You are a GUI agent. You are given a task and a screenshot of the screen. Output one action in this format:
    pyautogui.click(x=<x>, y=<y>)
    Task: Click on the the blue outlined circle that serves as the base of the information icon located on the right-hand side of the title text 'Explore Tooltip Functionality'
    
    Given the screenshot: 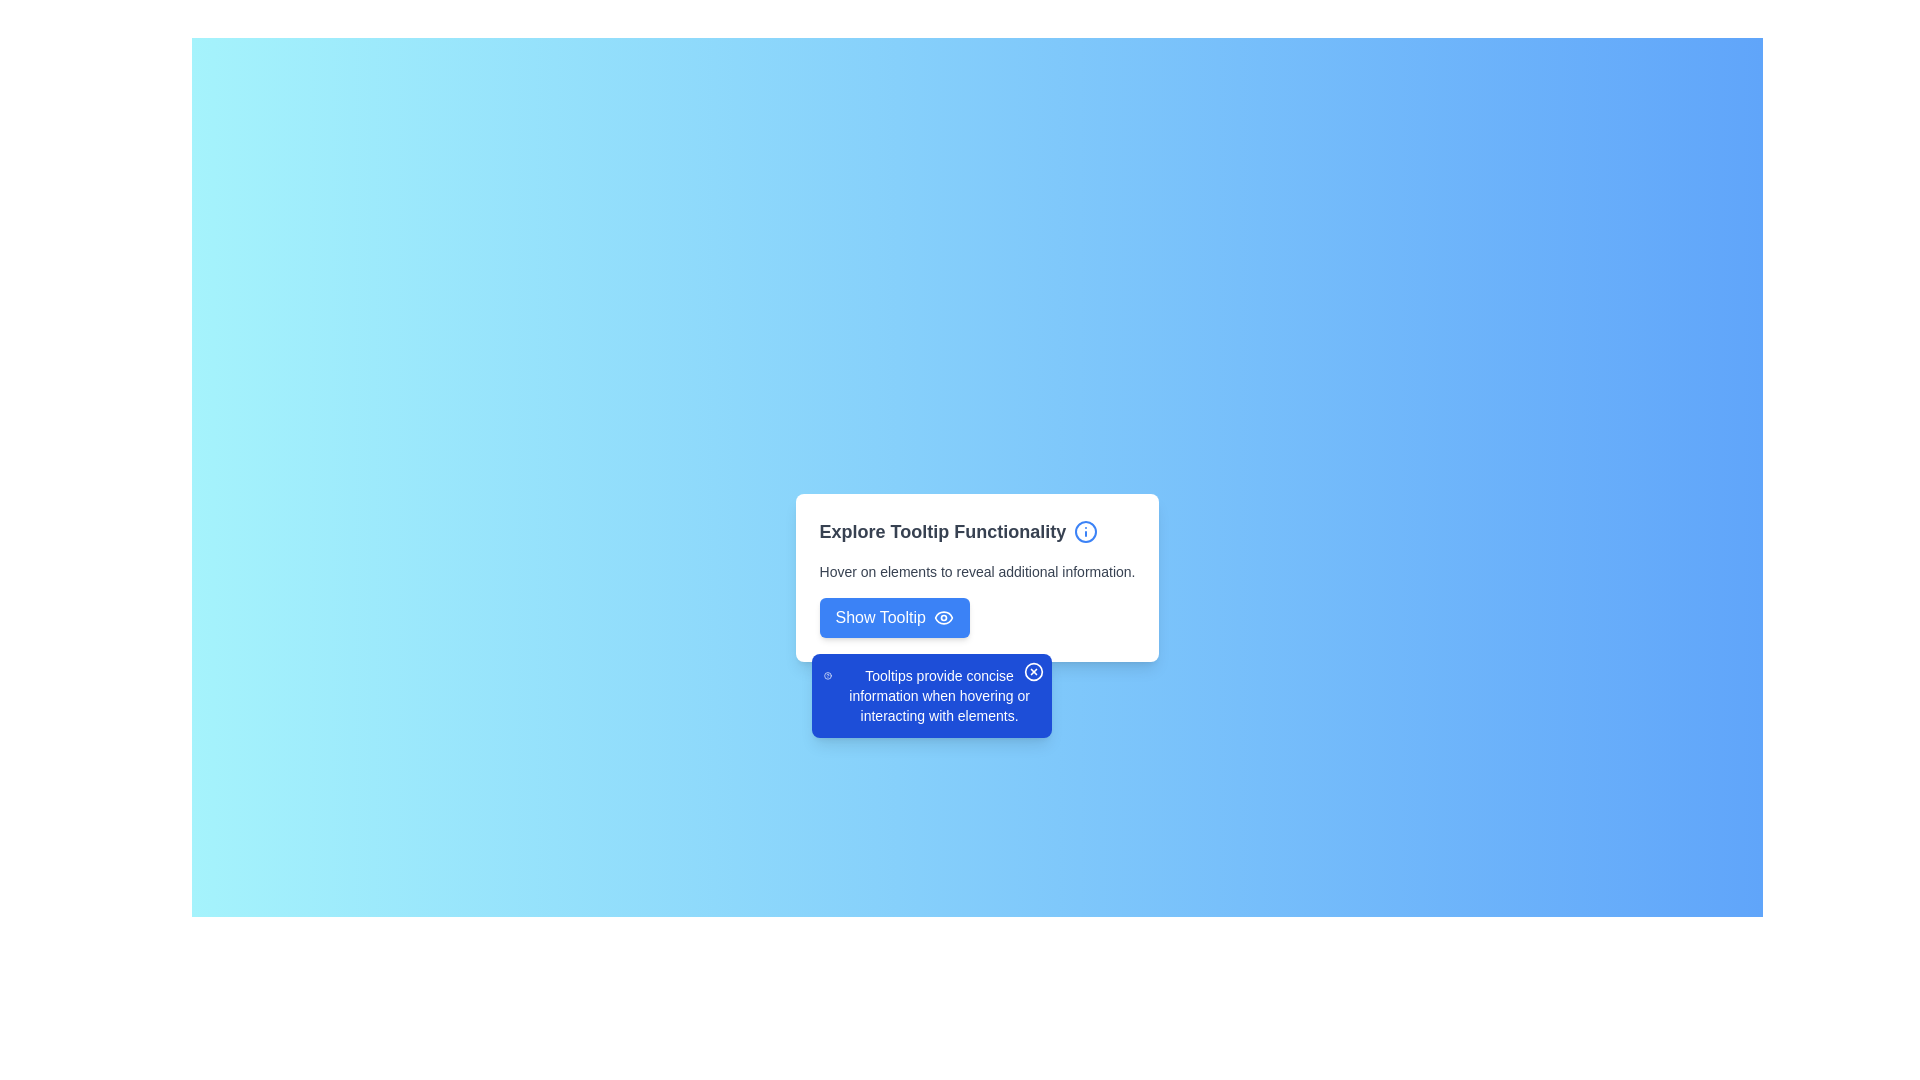 What is the action you would take?
    pyautogui.click(x=1085, y=531)
    